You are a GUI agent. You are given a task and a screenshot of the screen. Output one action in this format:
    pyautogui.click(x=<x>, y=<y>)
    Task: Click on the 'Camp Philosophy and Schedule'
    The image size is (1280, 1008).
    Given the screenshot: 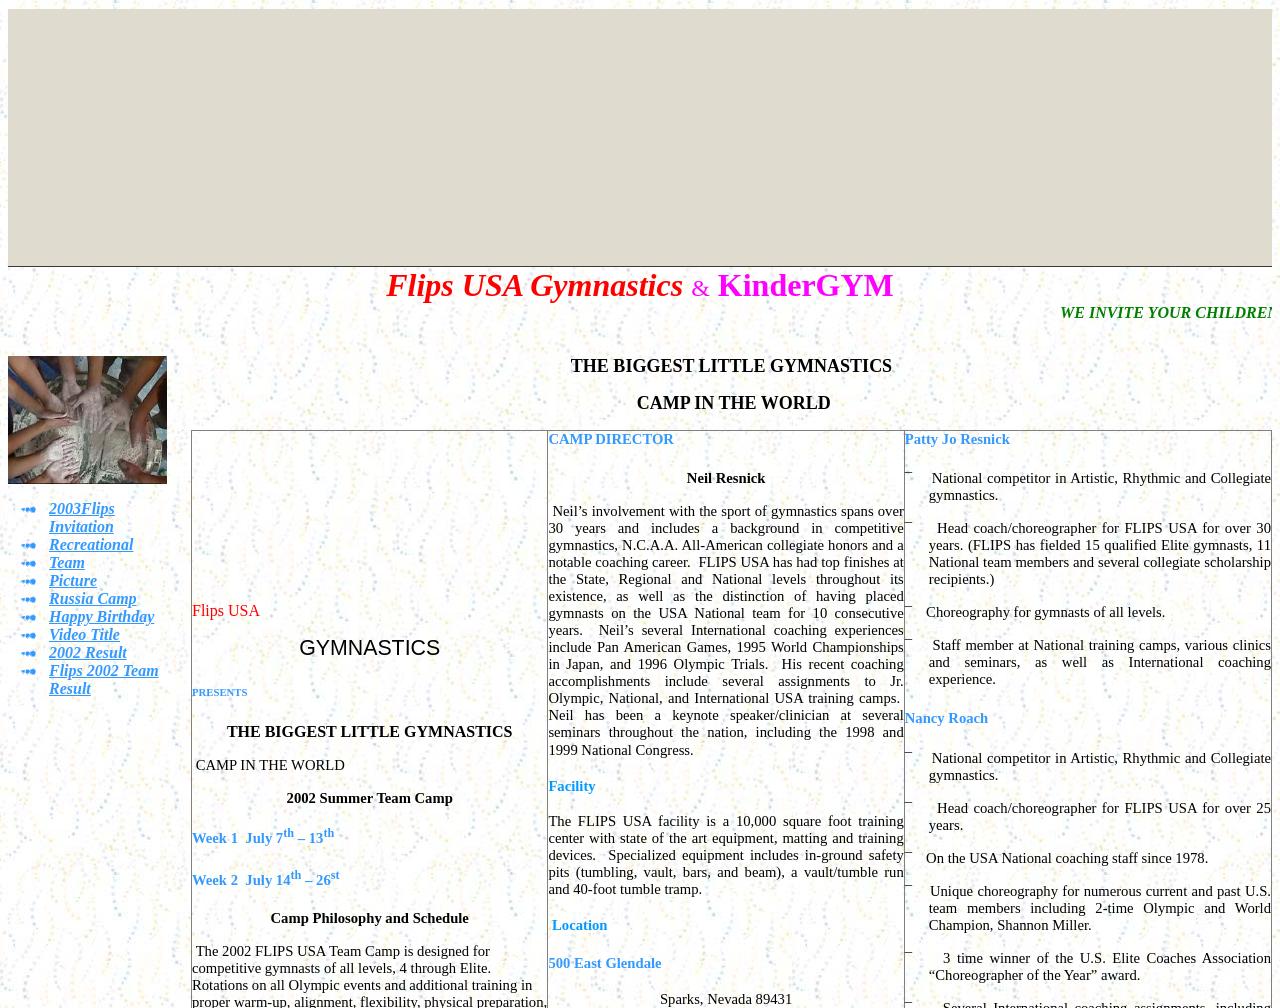 What is the action you would take?
    pyautogui.click(x=369, y=916)
    